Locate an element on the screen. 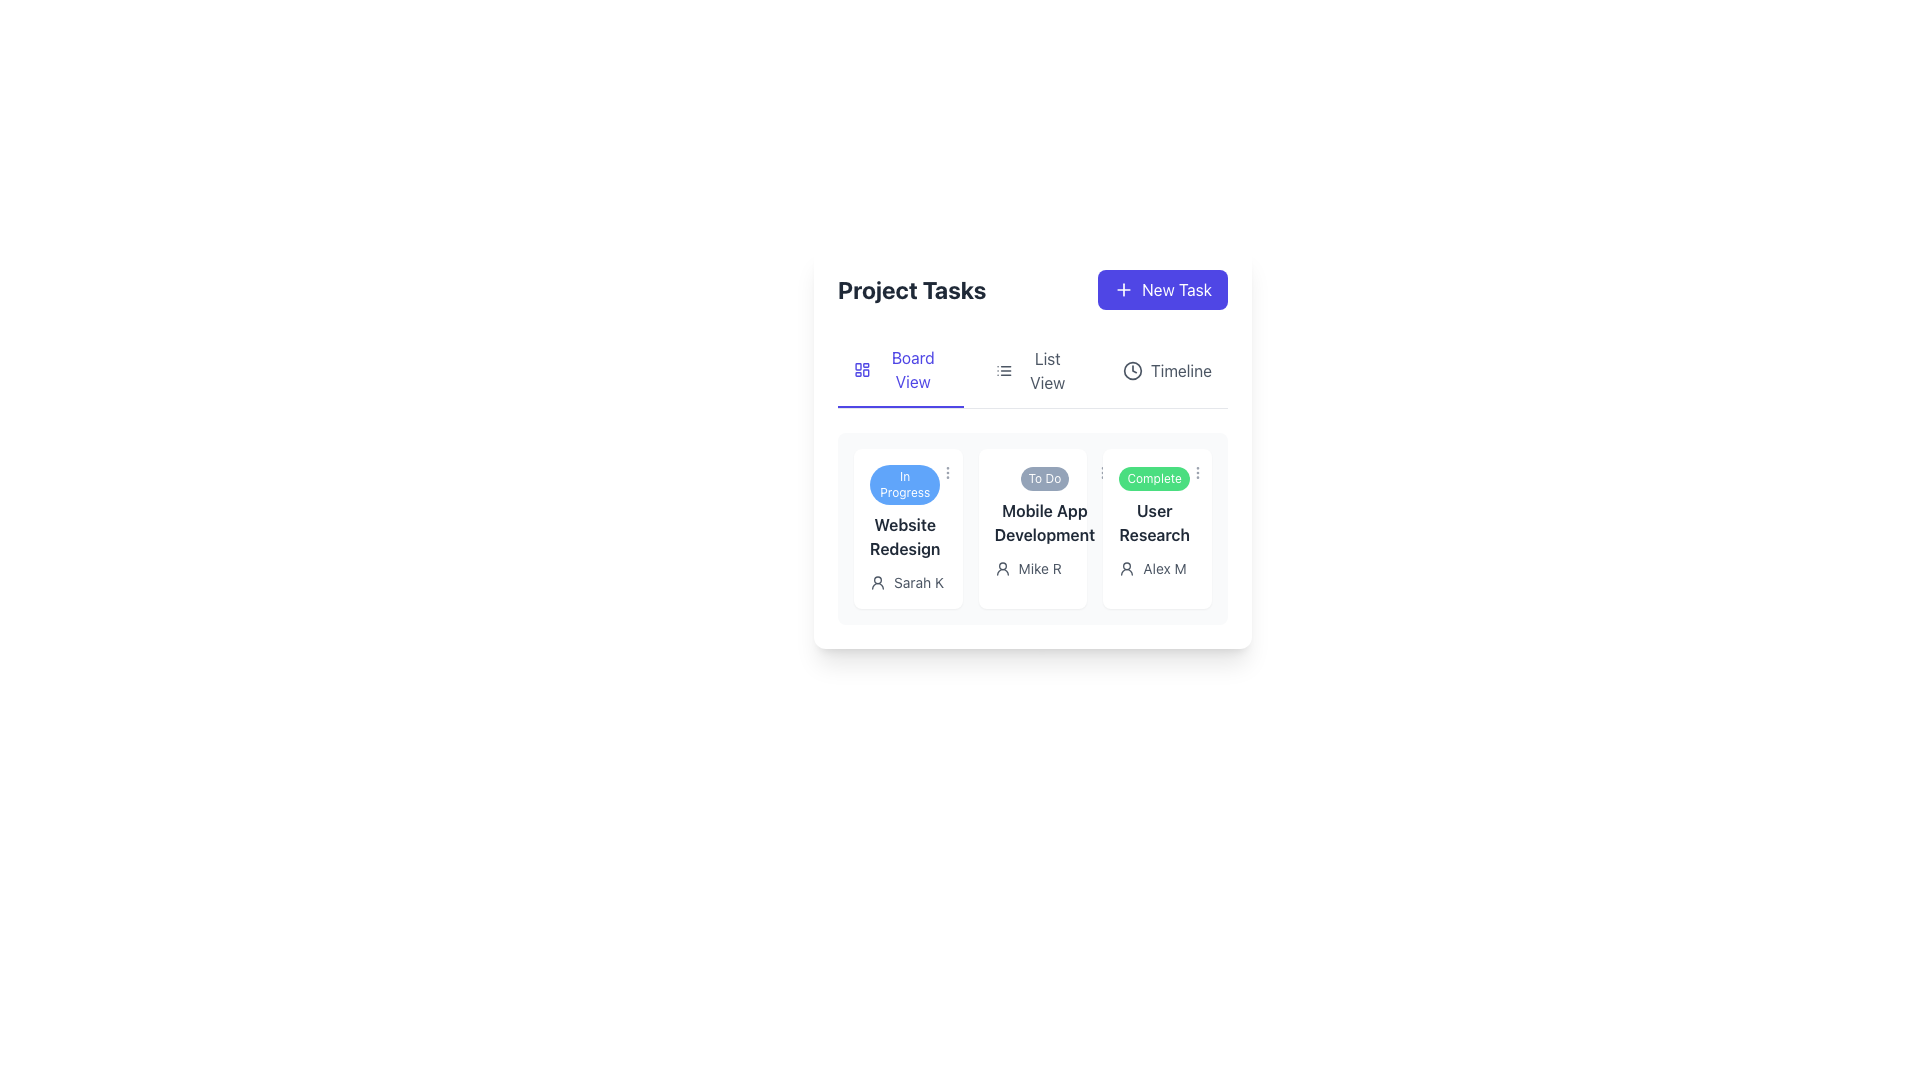 Image resolution: width=1920 pixels, height=1080 pixels. the 'Timeline' button, which is the third button in a segmented navigation selector for 'Project Tasks' is located at coordinates (1167, 370).